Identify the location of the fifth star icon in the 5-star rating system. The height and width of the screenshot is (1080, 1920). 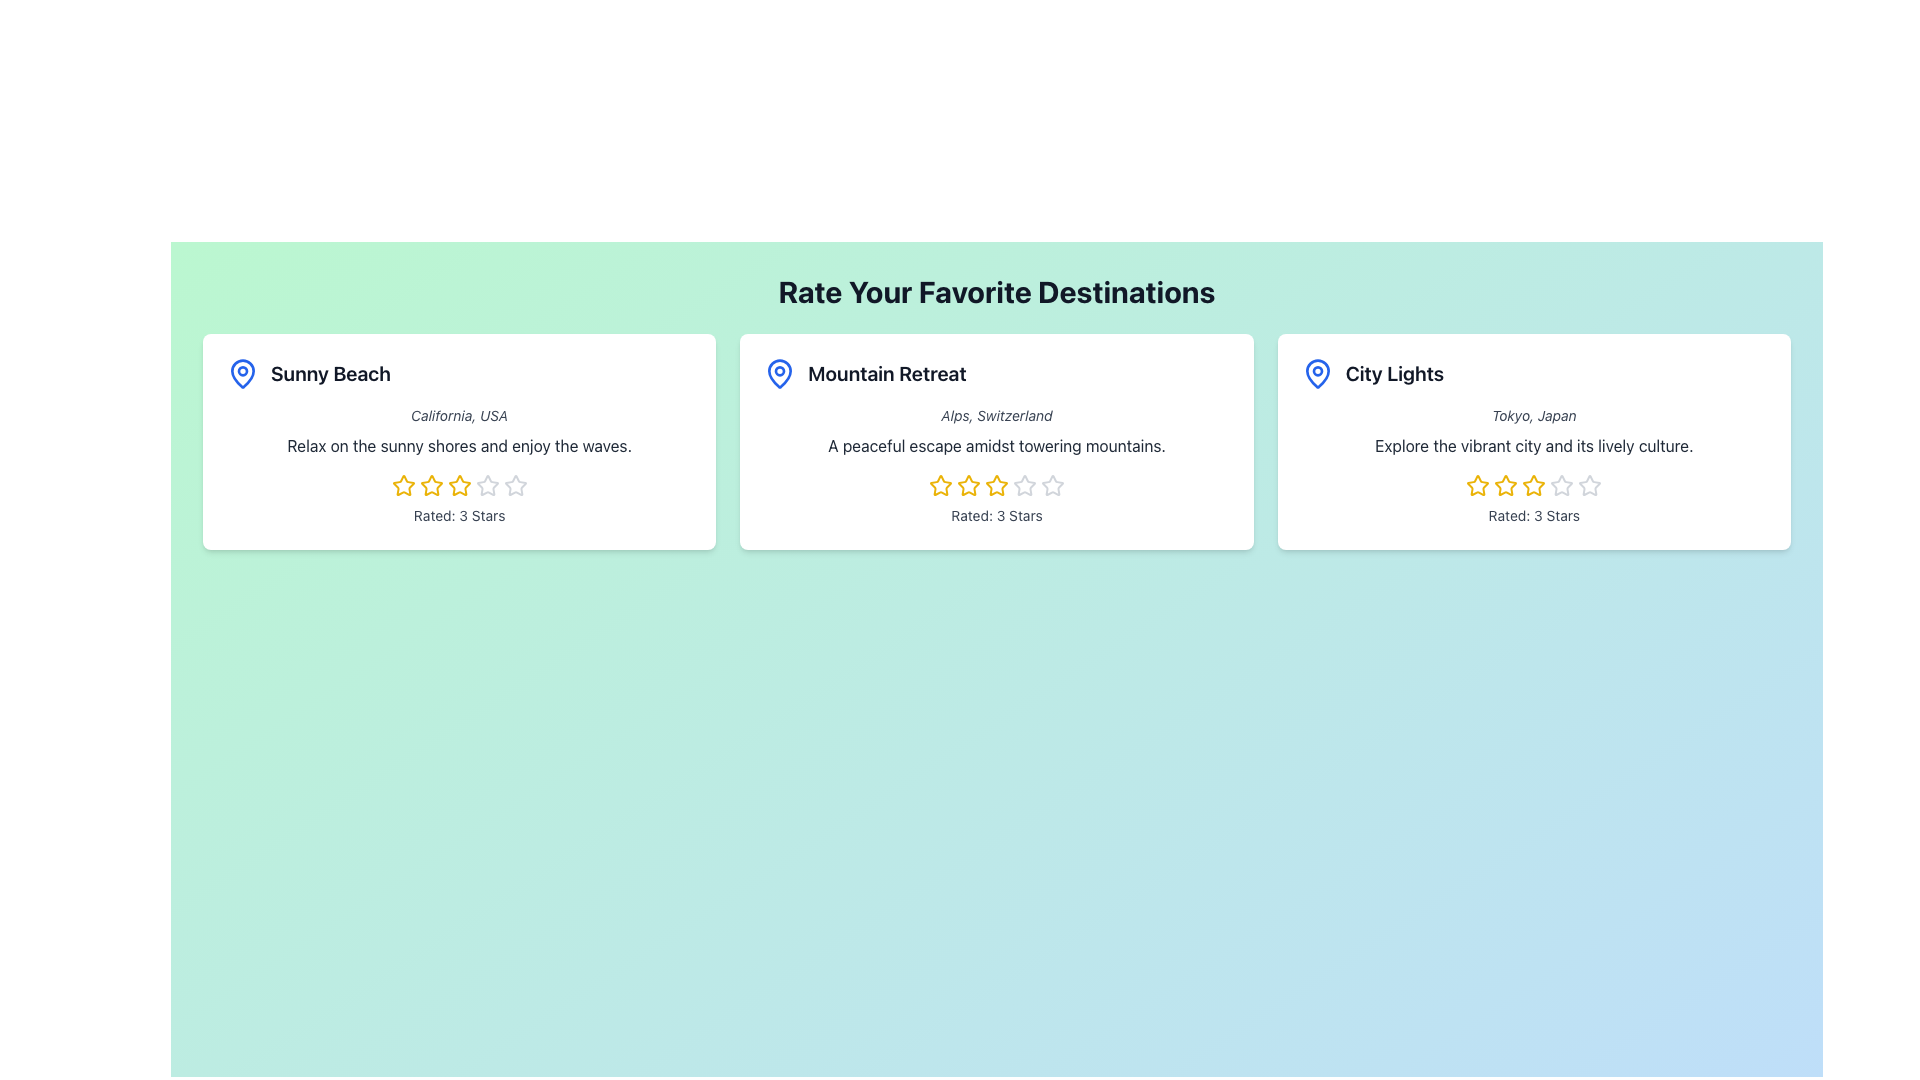
(515, 485).